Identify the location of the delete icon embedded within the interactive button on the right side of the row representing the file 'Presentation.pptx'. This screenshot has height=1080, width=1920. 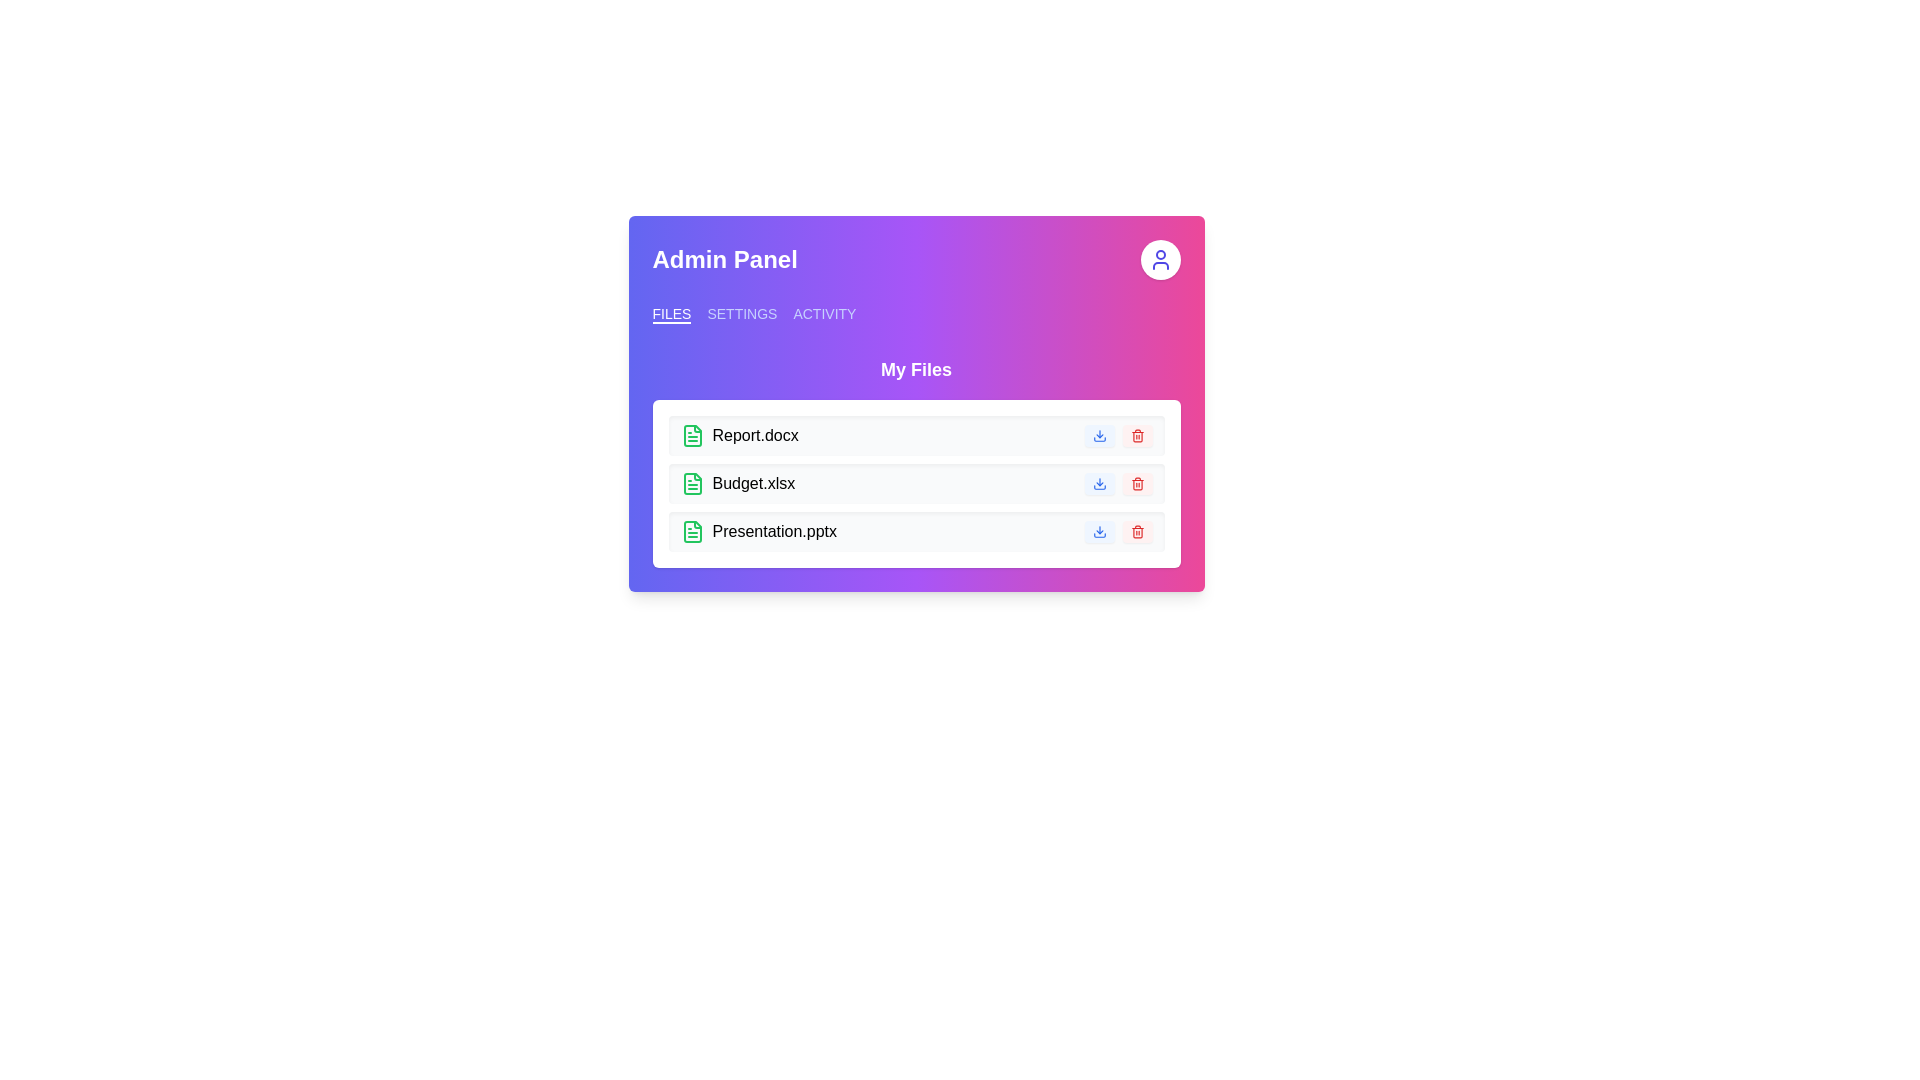
(1137, 531).